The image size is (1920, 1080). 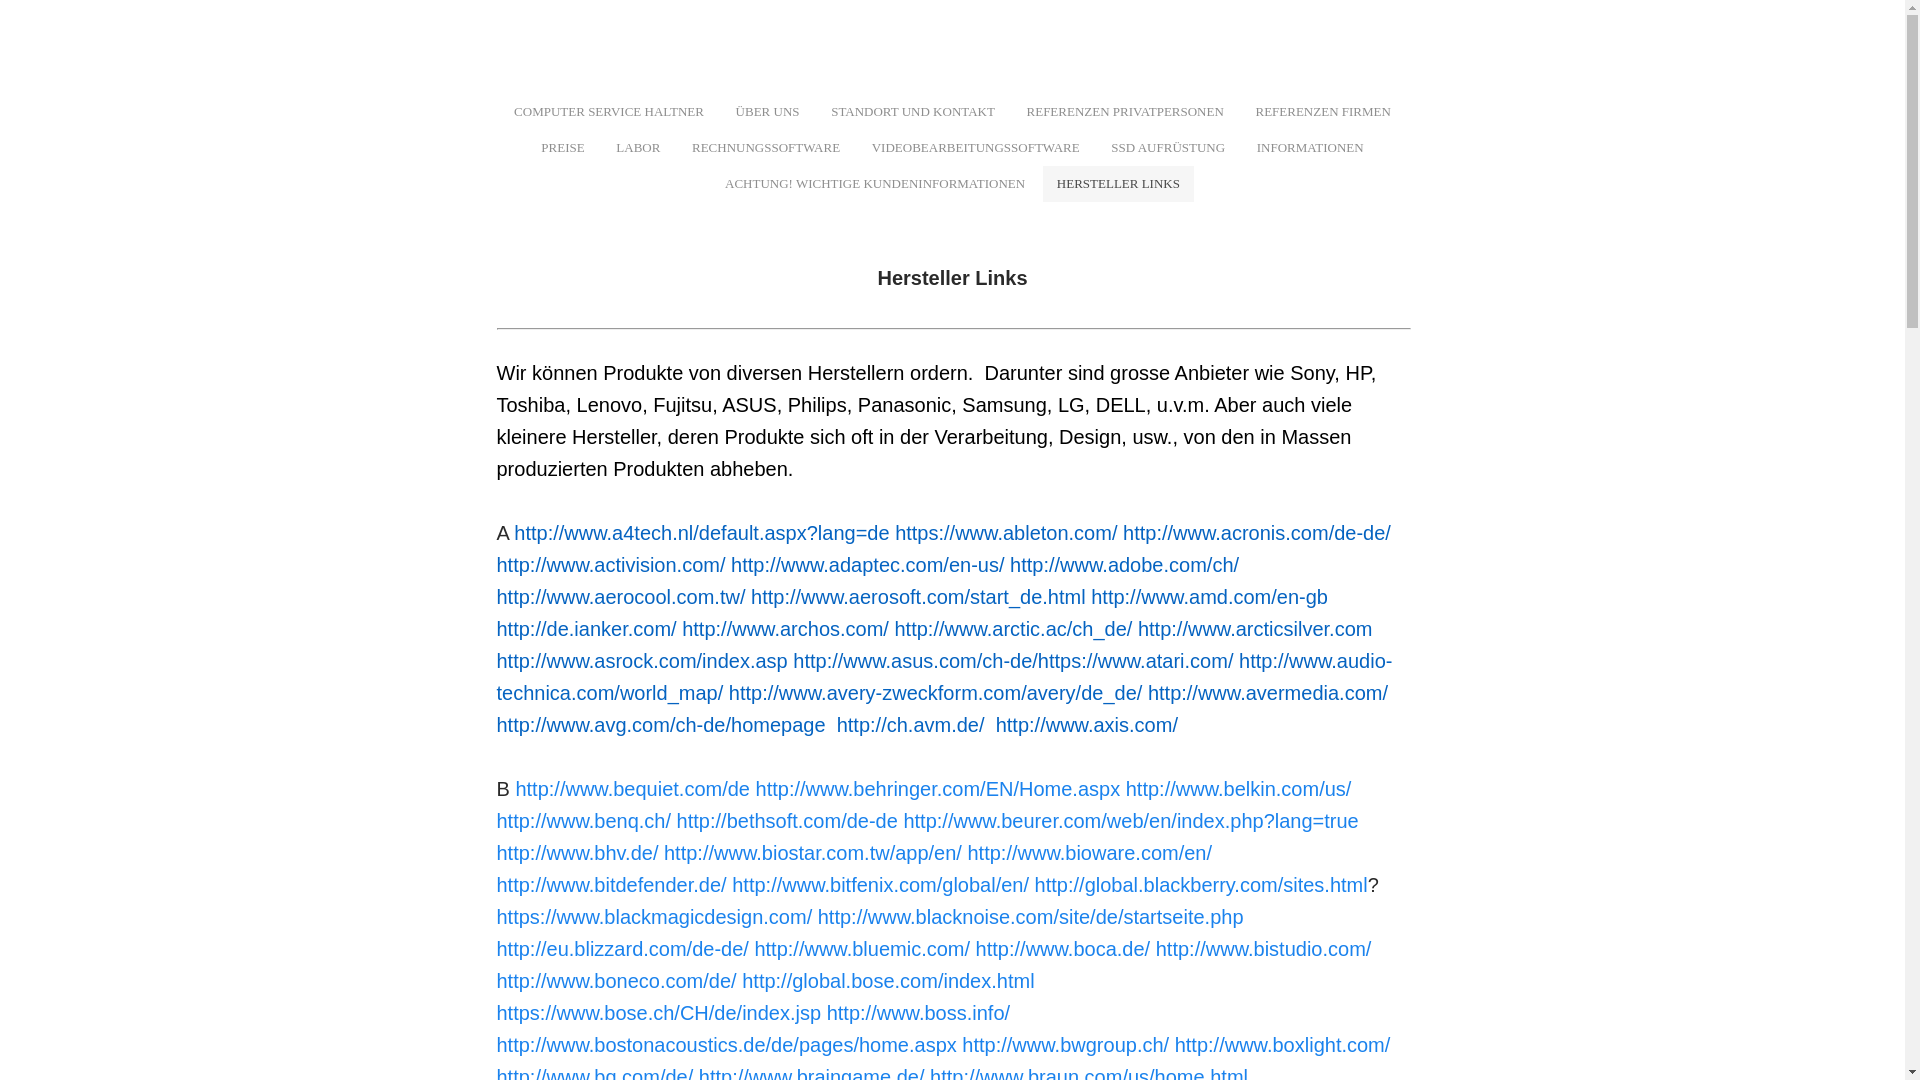 I want to click on 'http://www.bioware.com/en/', so click(x=1088, y=852).